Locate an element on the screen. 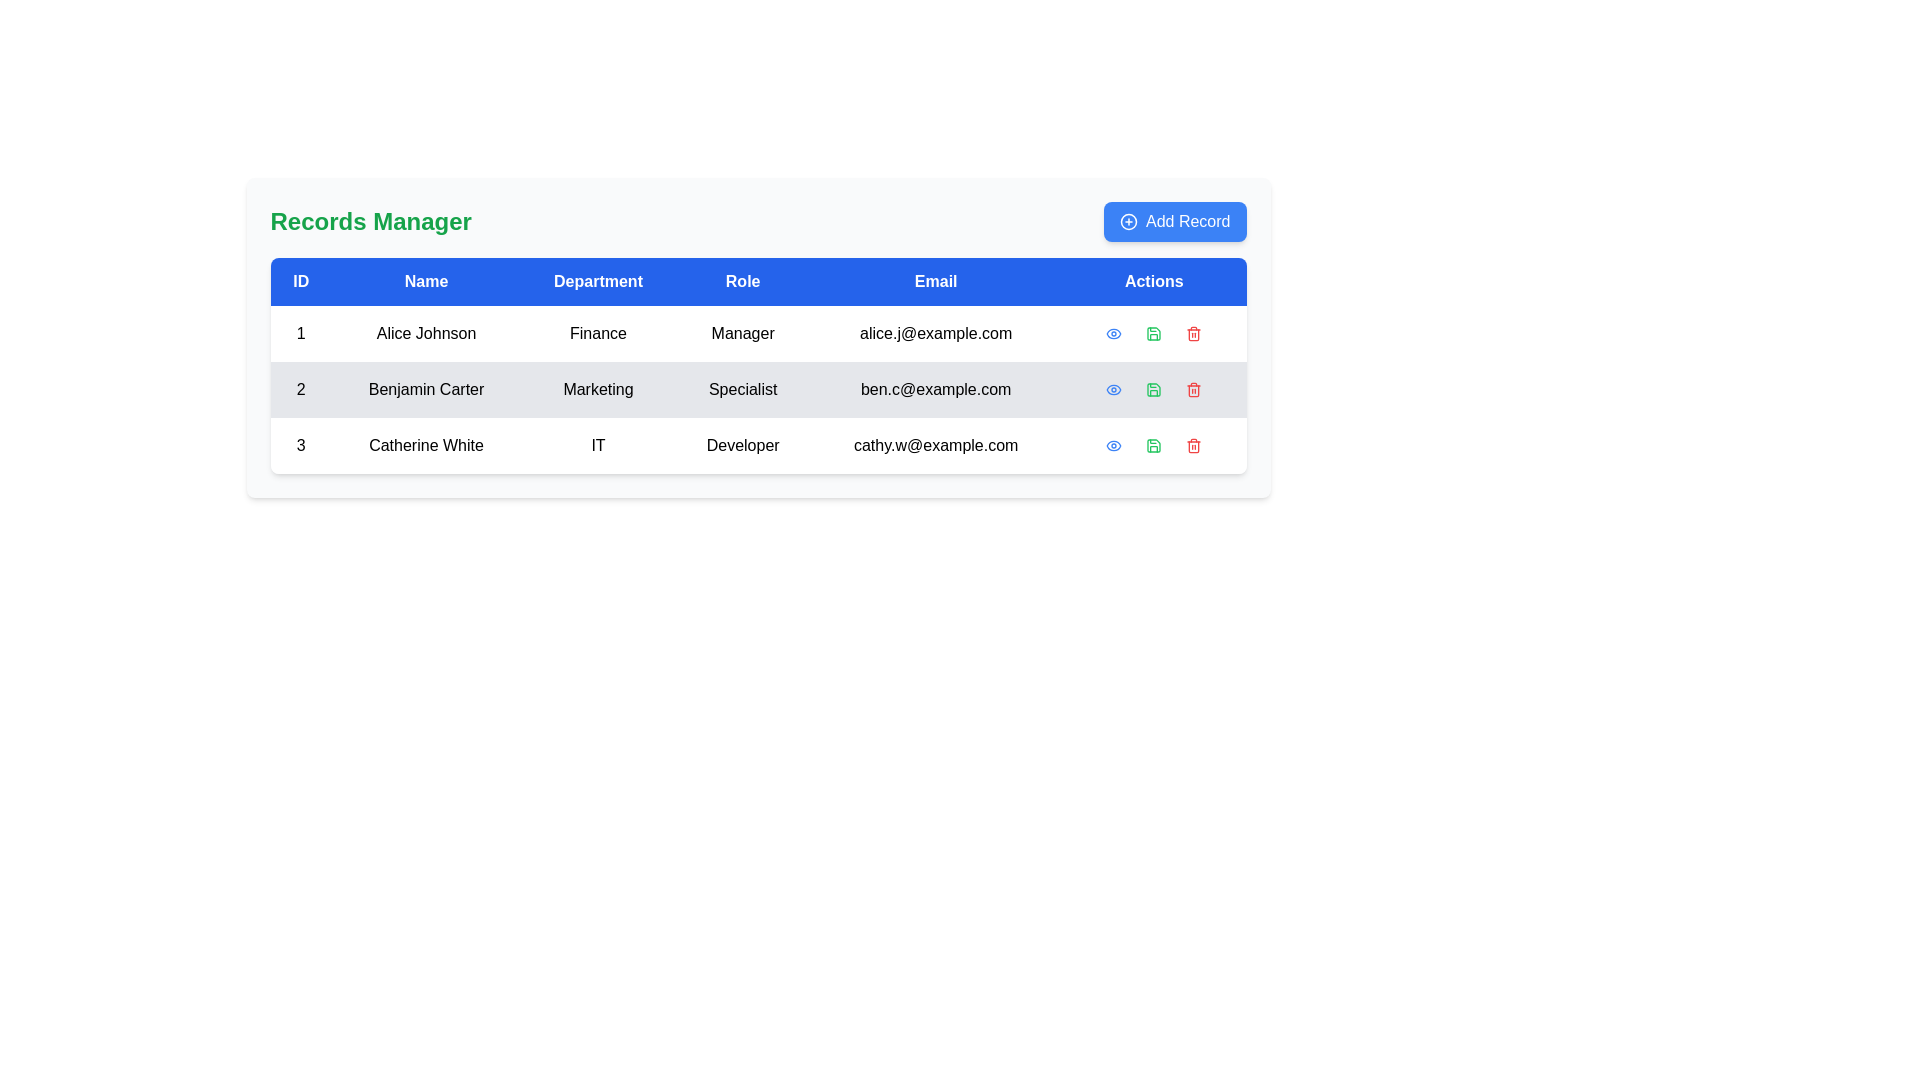 This screenshot has width=1920, height=1080. the text label displaying the email address for 'Catherine White' in the 'Email' column of the data table is located at coordinates (935, 445).